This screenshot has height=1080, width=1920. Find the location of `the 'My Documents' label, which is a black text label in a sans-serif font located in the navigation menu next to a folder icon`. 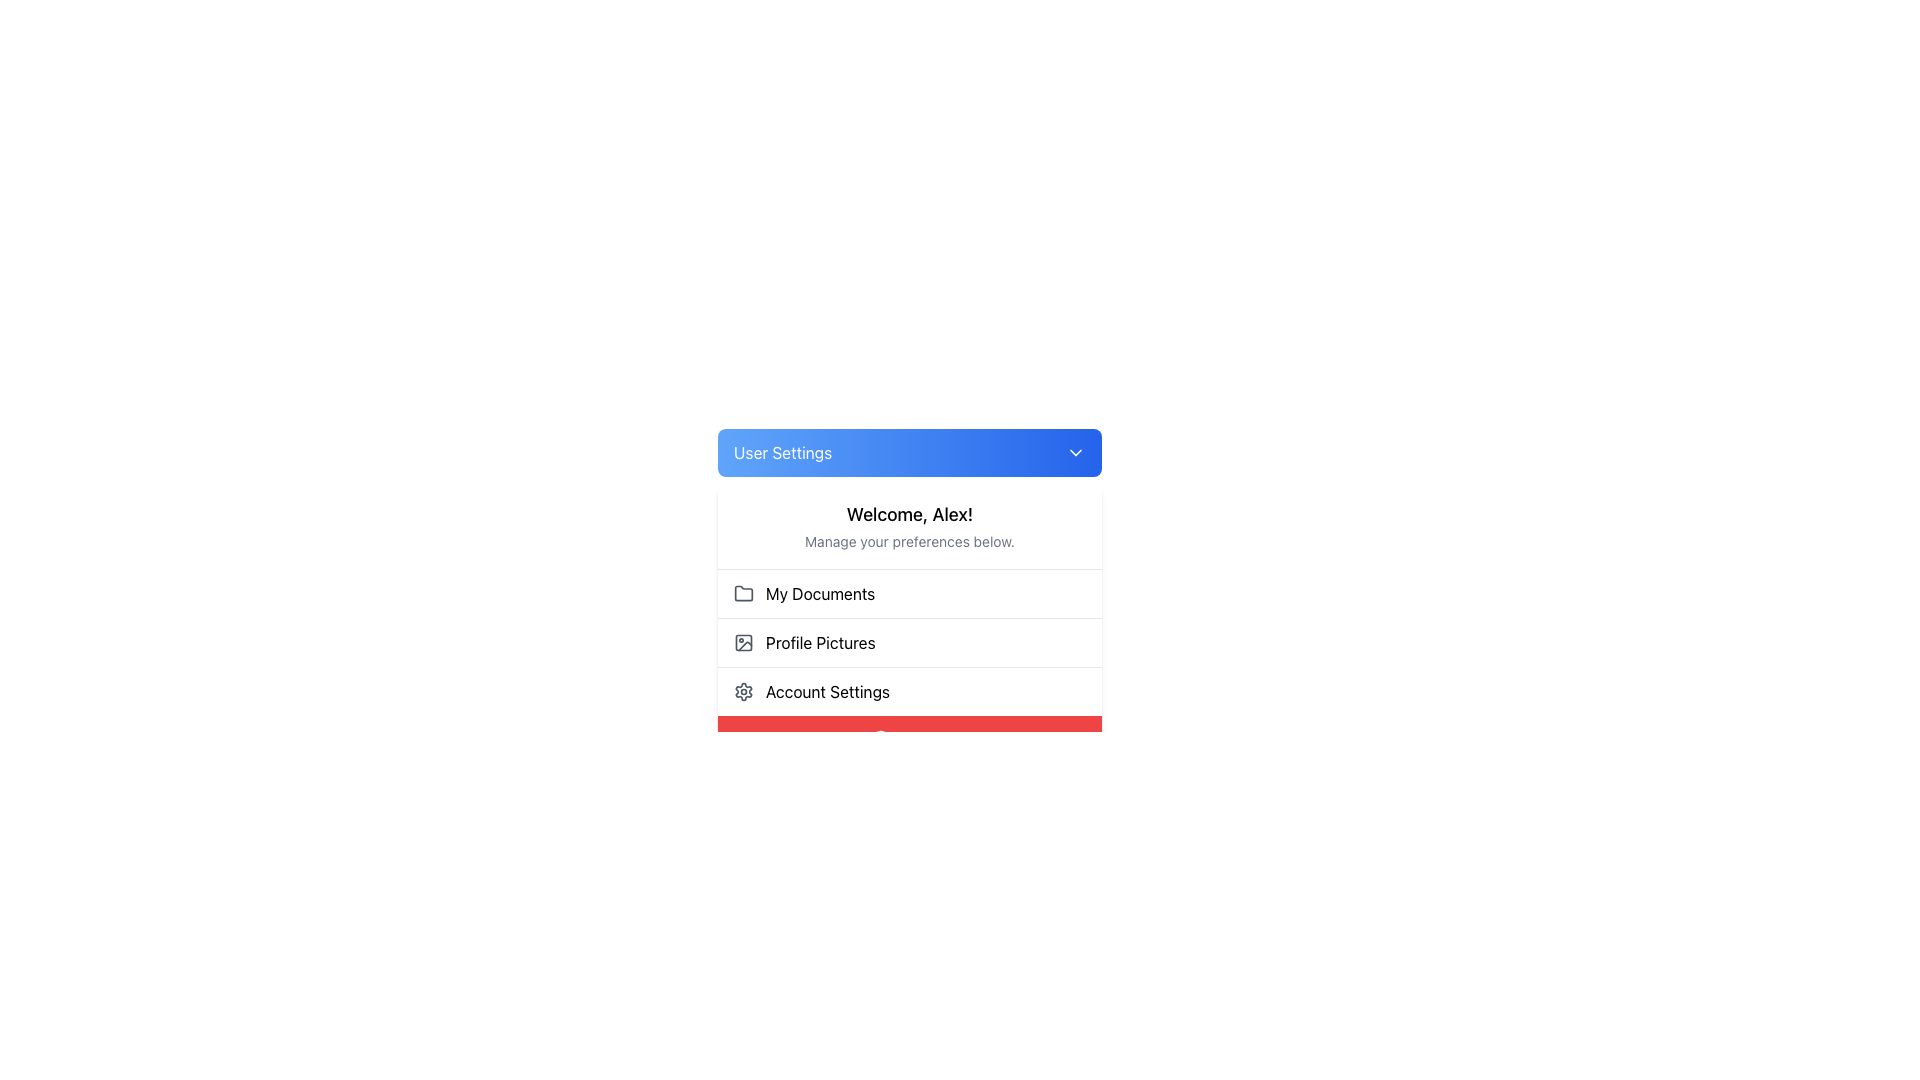

the 'My Documents' label, which is a black text label in a sans-serif font located in the navigation menu next to a folder icon is located at coordinates (820, 593).